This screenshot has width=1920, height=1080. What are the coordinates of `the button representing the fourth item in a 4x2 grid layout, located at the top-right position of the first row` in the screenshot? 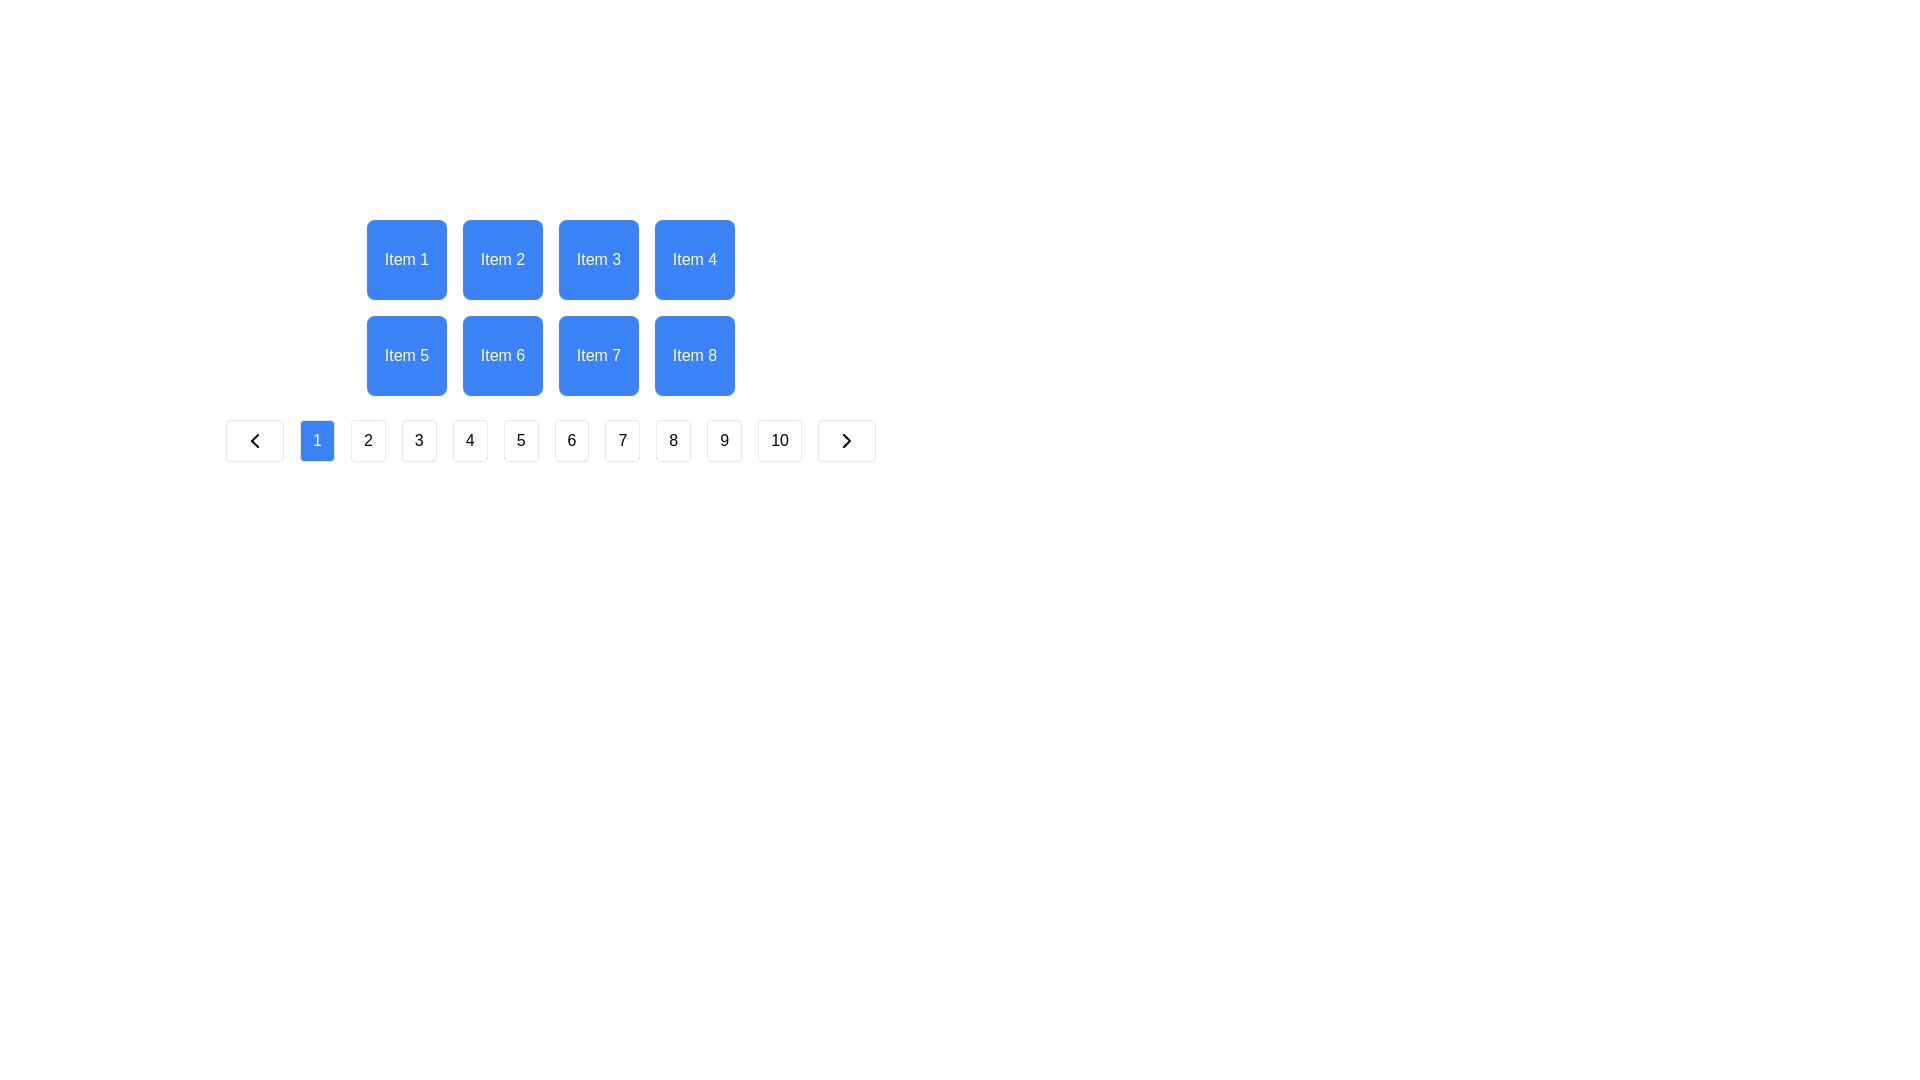 It's located at (695, 258).